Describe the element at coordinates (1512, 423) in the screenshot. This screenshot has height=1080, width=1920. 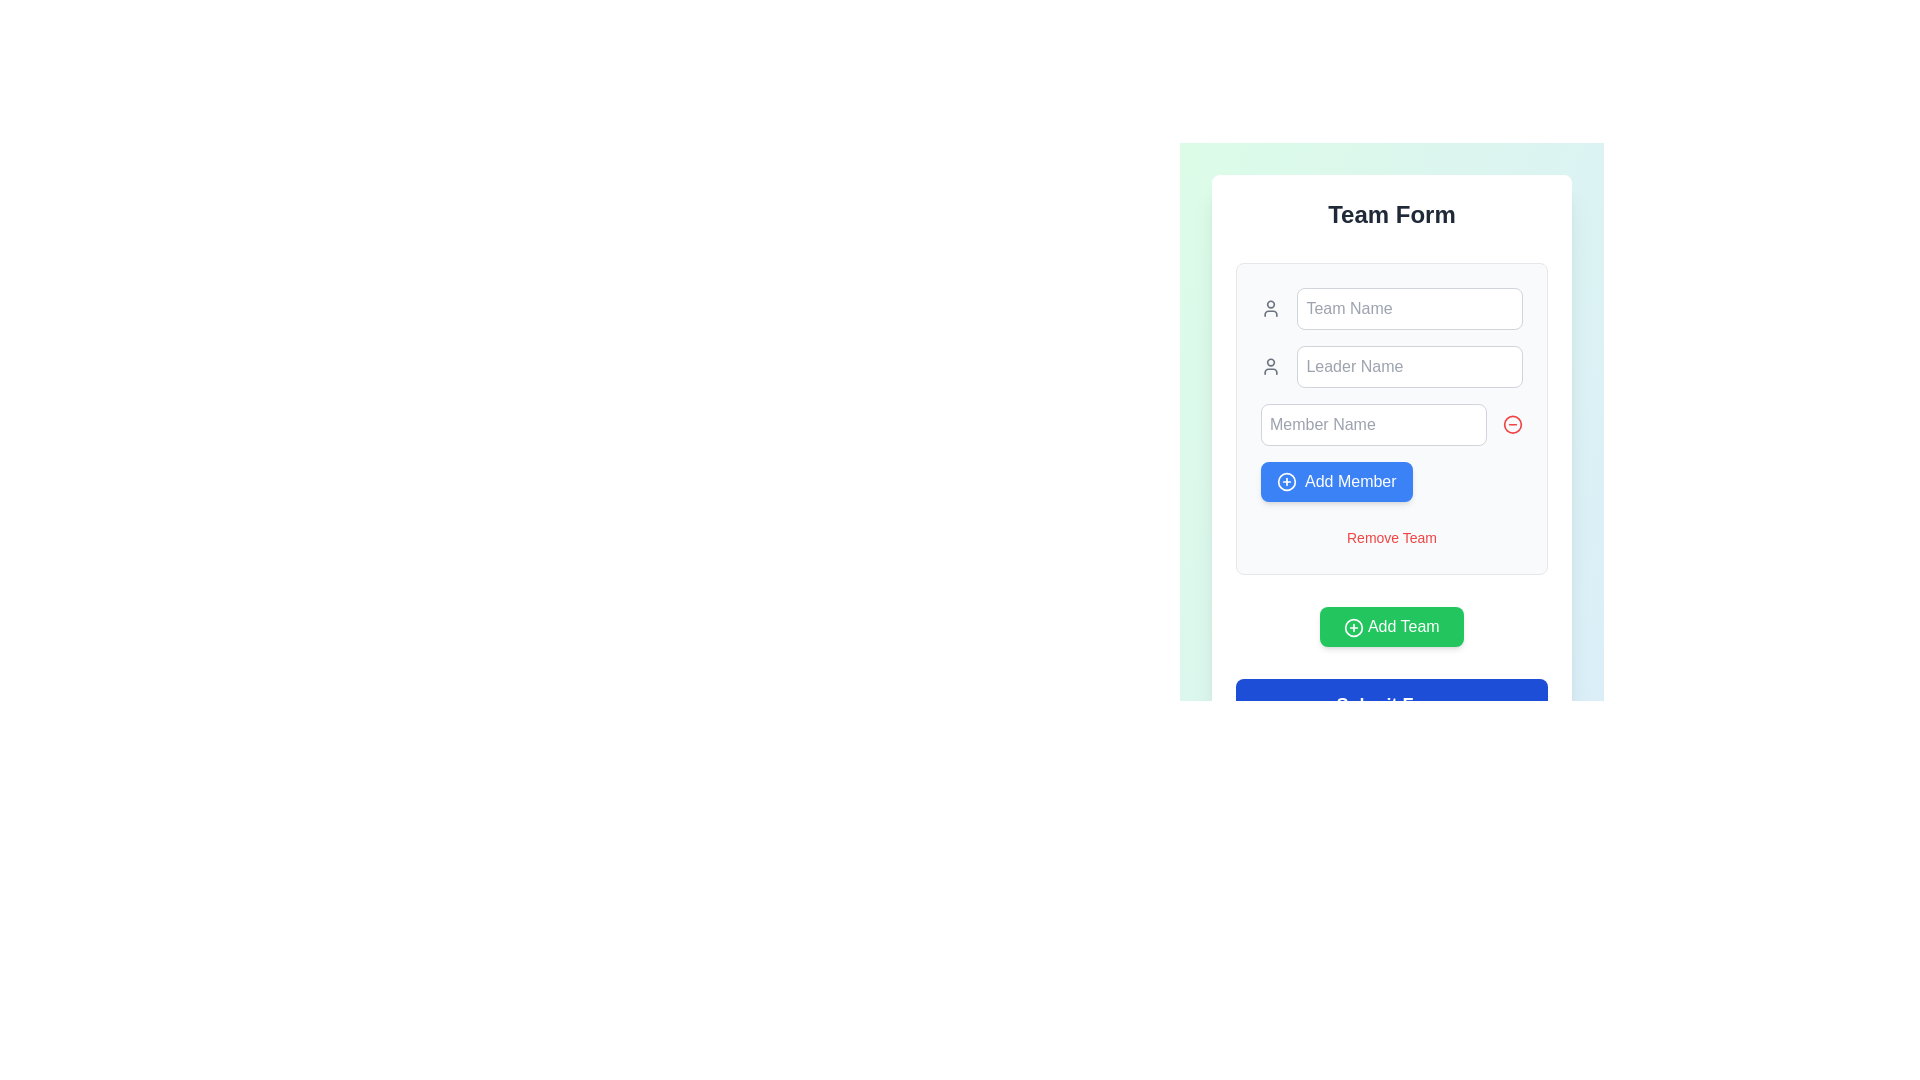
I see `the circular icon with a minus symbol, located to the right of the 'Member Name' input field in the form` at that location.